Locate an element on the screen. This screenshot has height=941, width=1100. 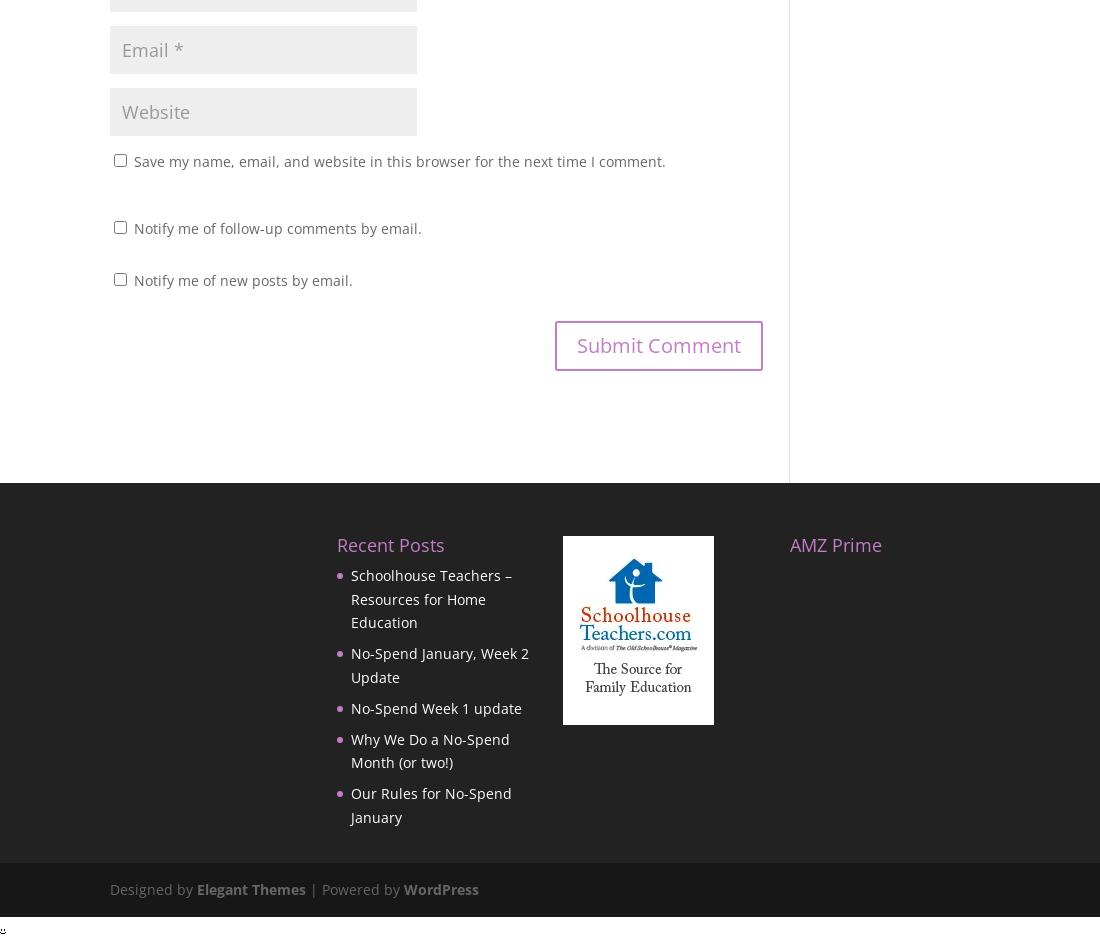
'AMZ Prime' is located at coordinates (834, 543).